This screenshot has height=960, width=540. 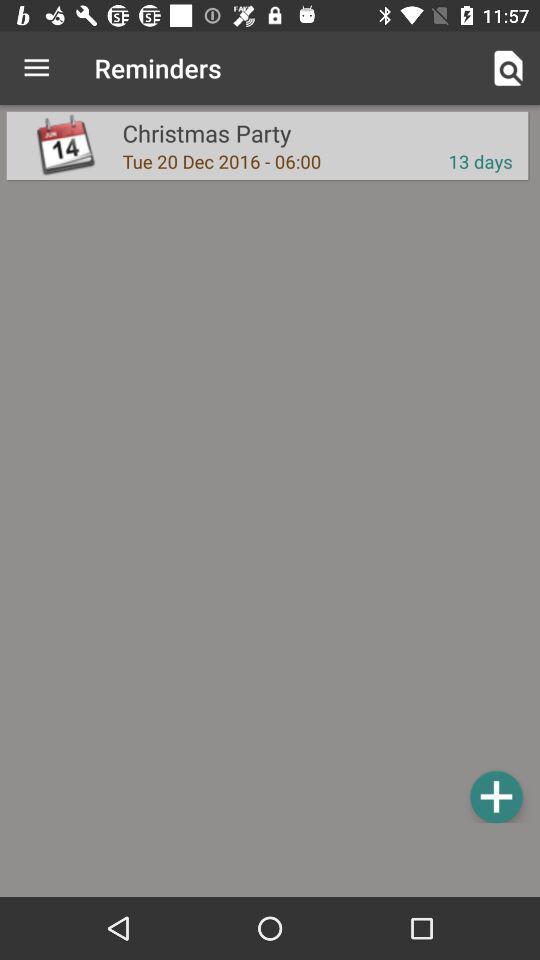 What do you see at coordinates (495, 796) in the screenshot?
I see `reminder` at bounding box center [495, 796].